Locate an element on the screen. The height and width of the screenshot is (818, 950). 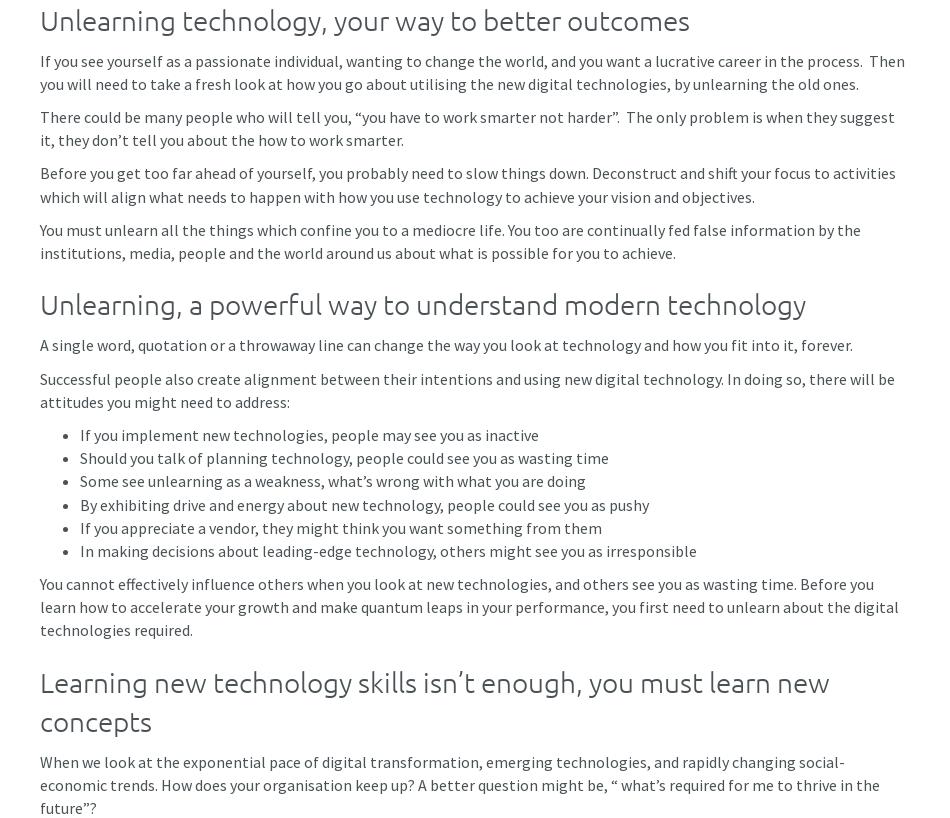
'If you appreciate a vendor, they might think you want something from them' is located at coordinates (339, 527).